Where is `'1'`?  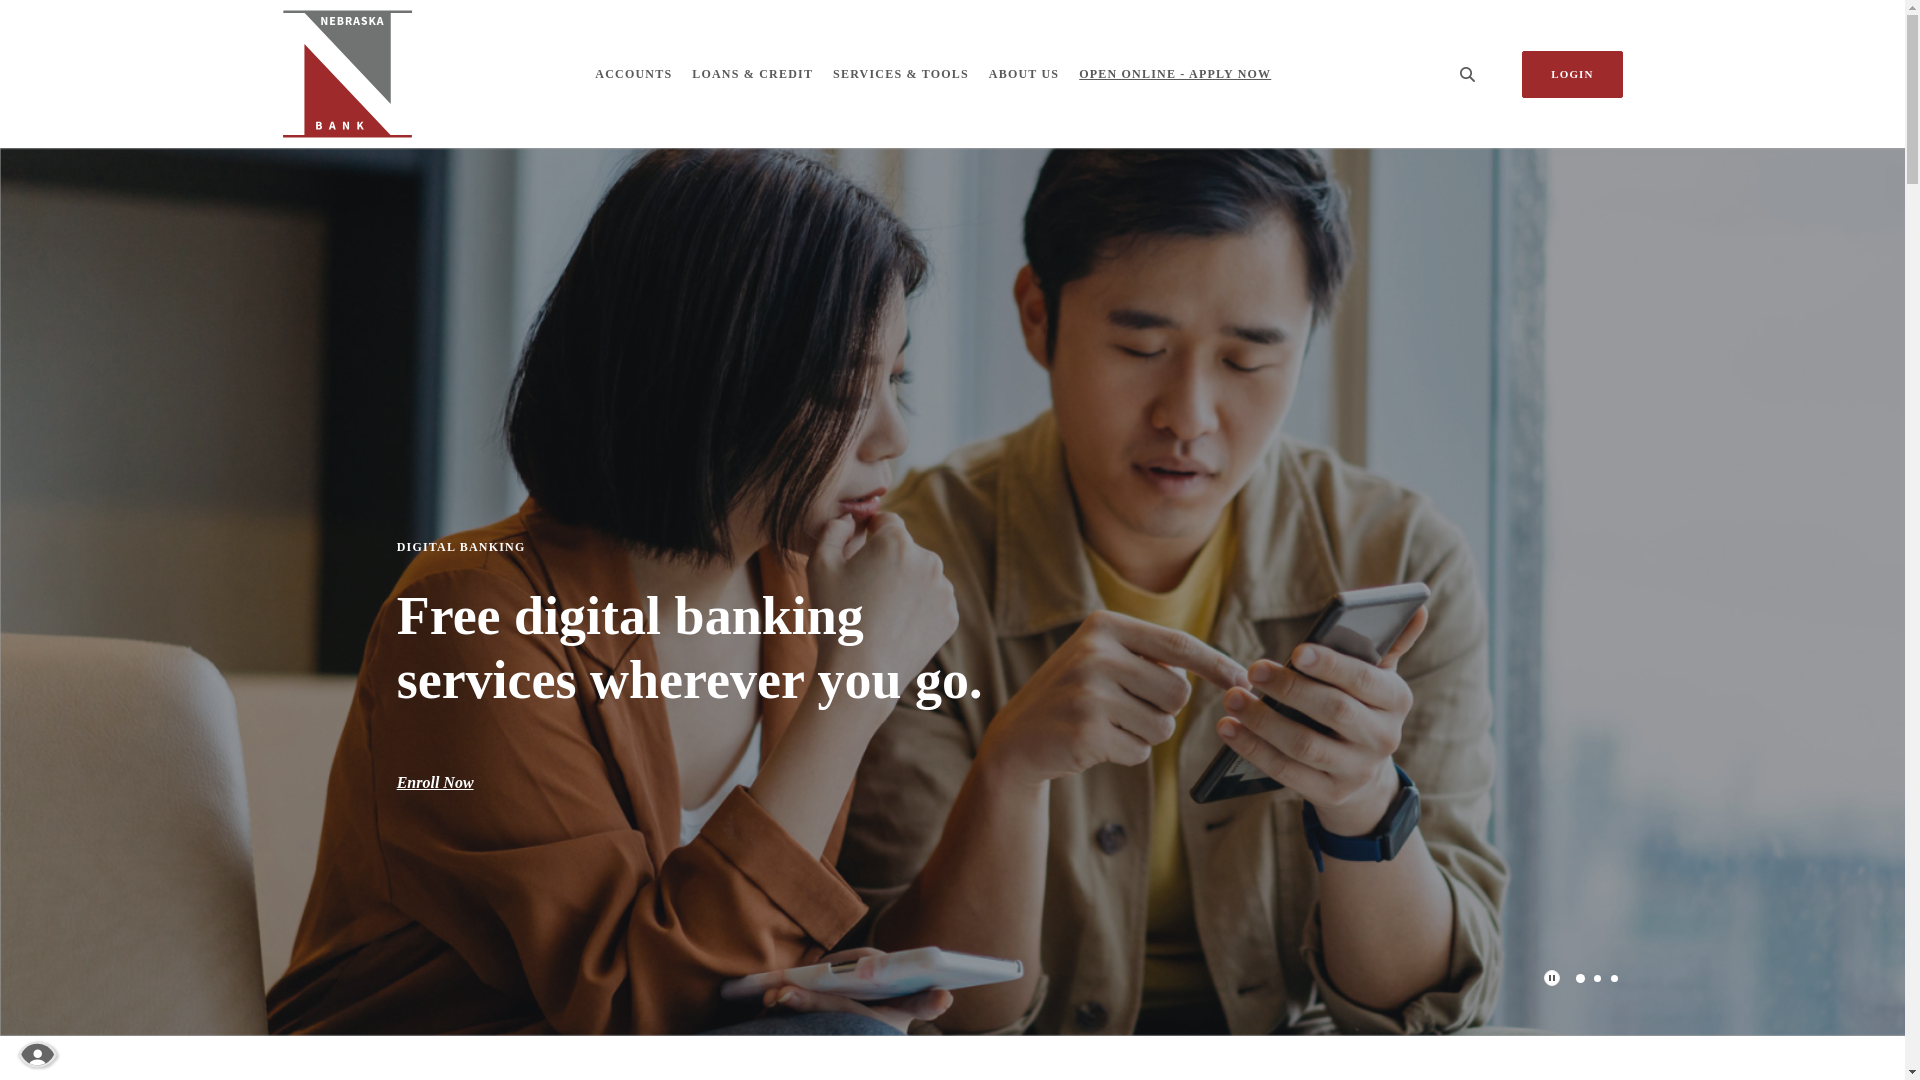
'1' is located at coordinates (1573, 976).